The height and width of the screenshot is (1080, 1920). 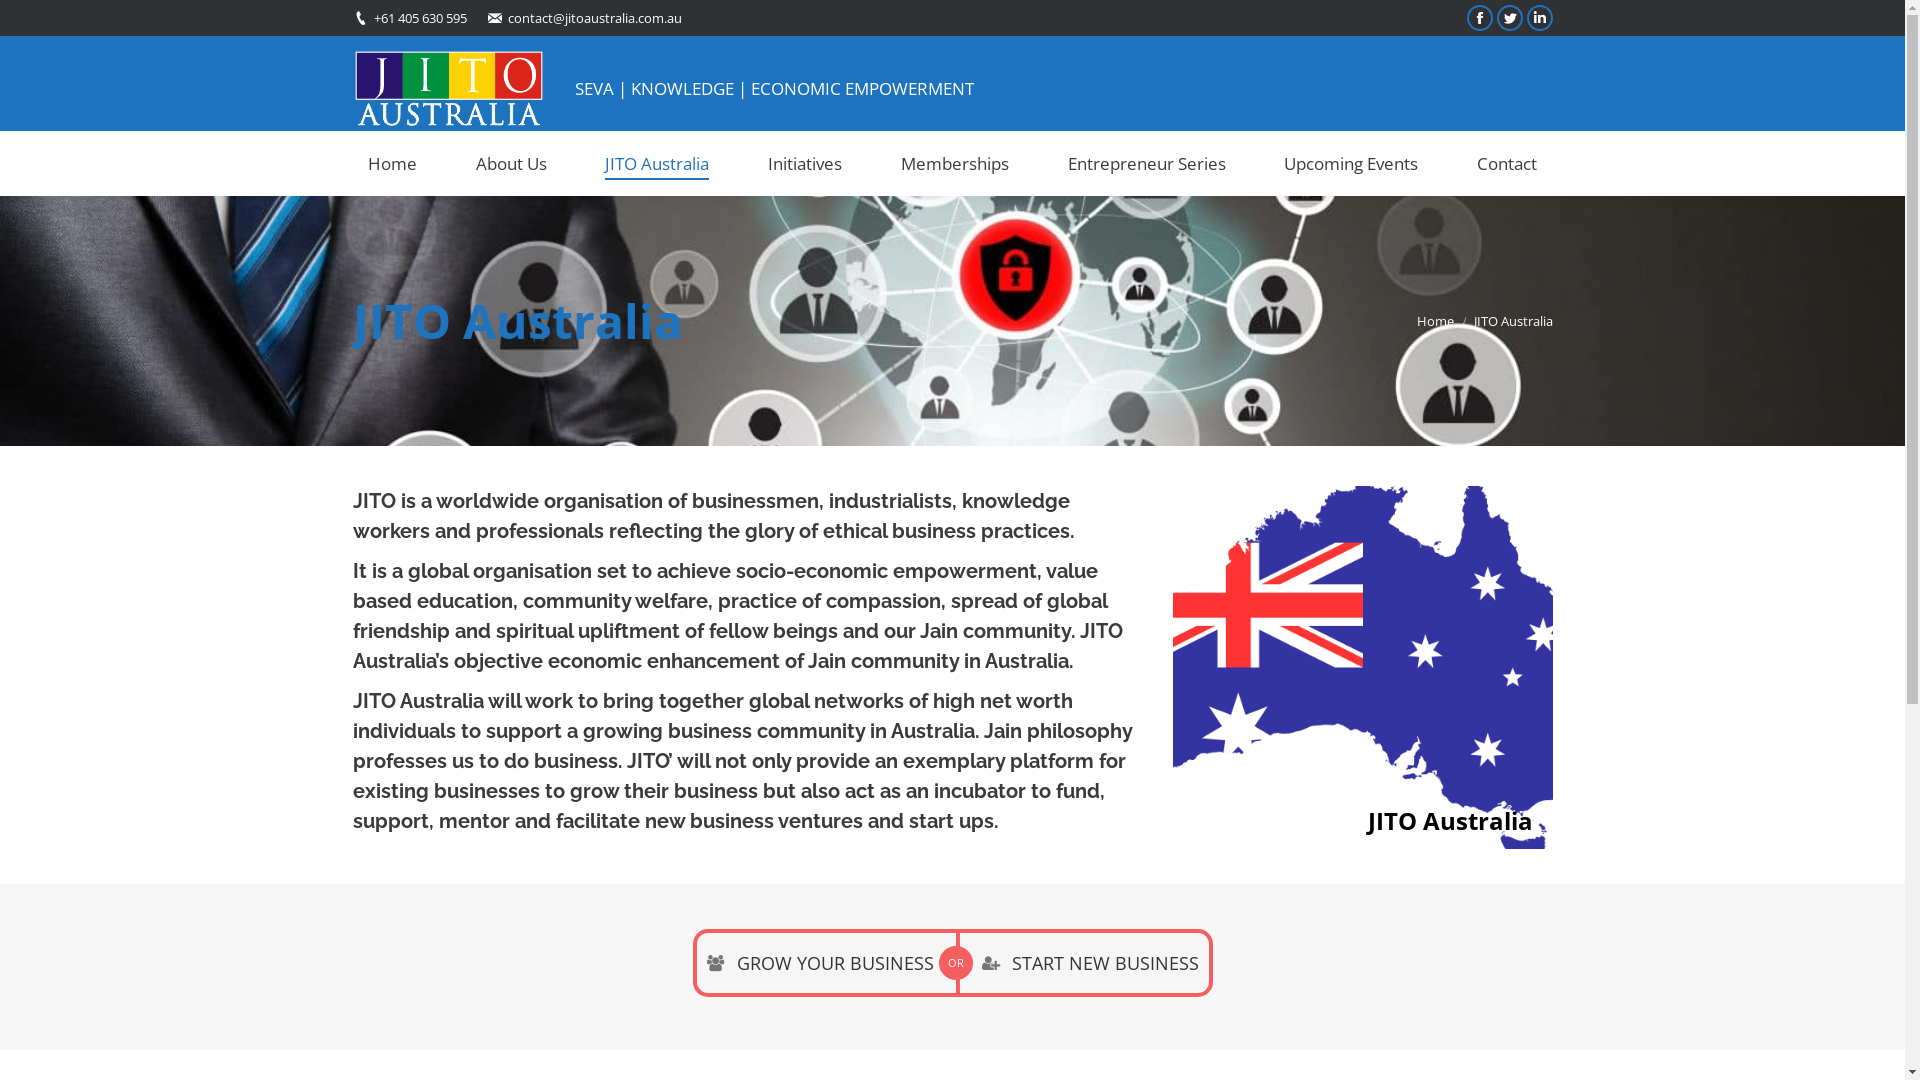 What do you see at coordinates (1508, 18) in the screenshot?
I see `'Twitter'` at bounding box center [1508, 18].